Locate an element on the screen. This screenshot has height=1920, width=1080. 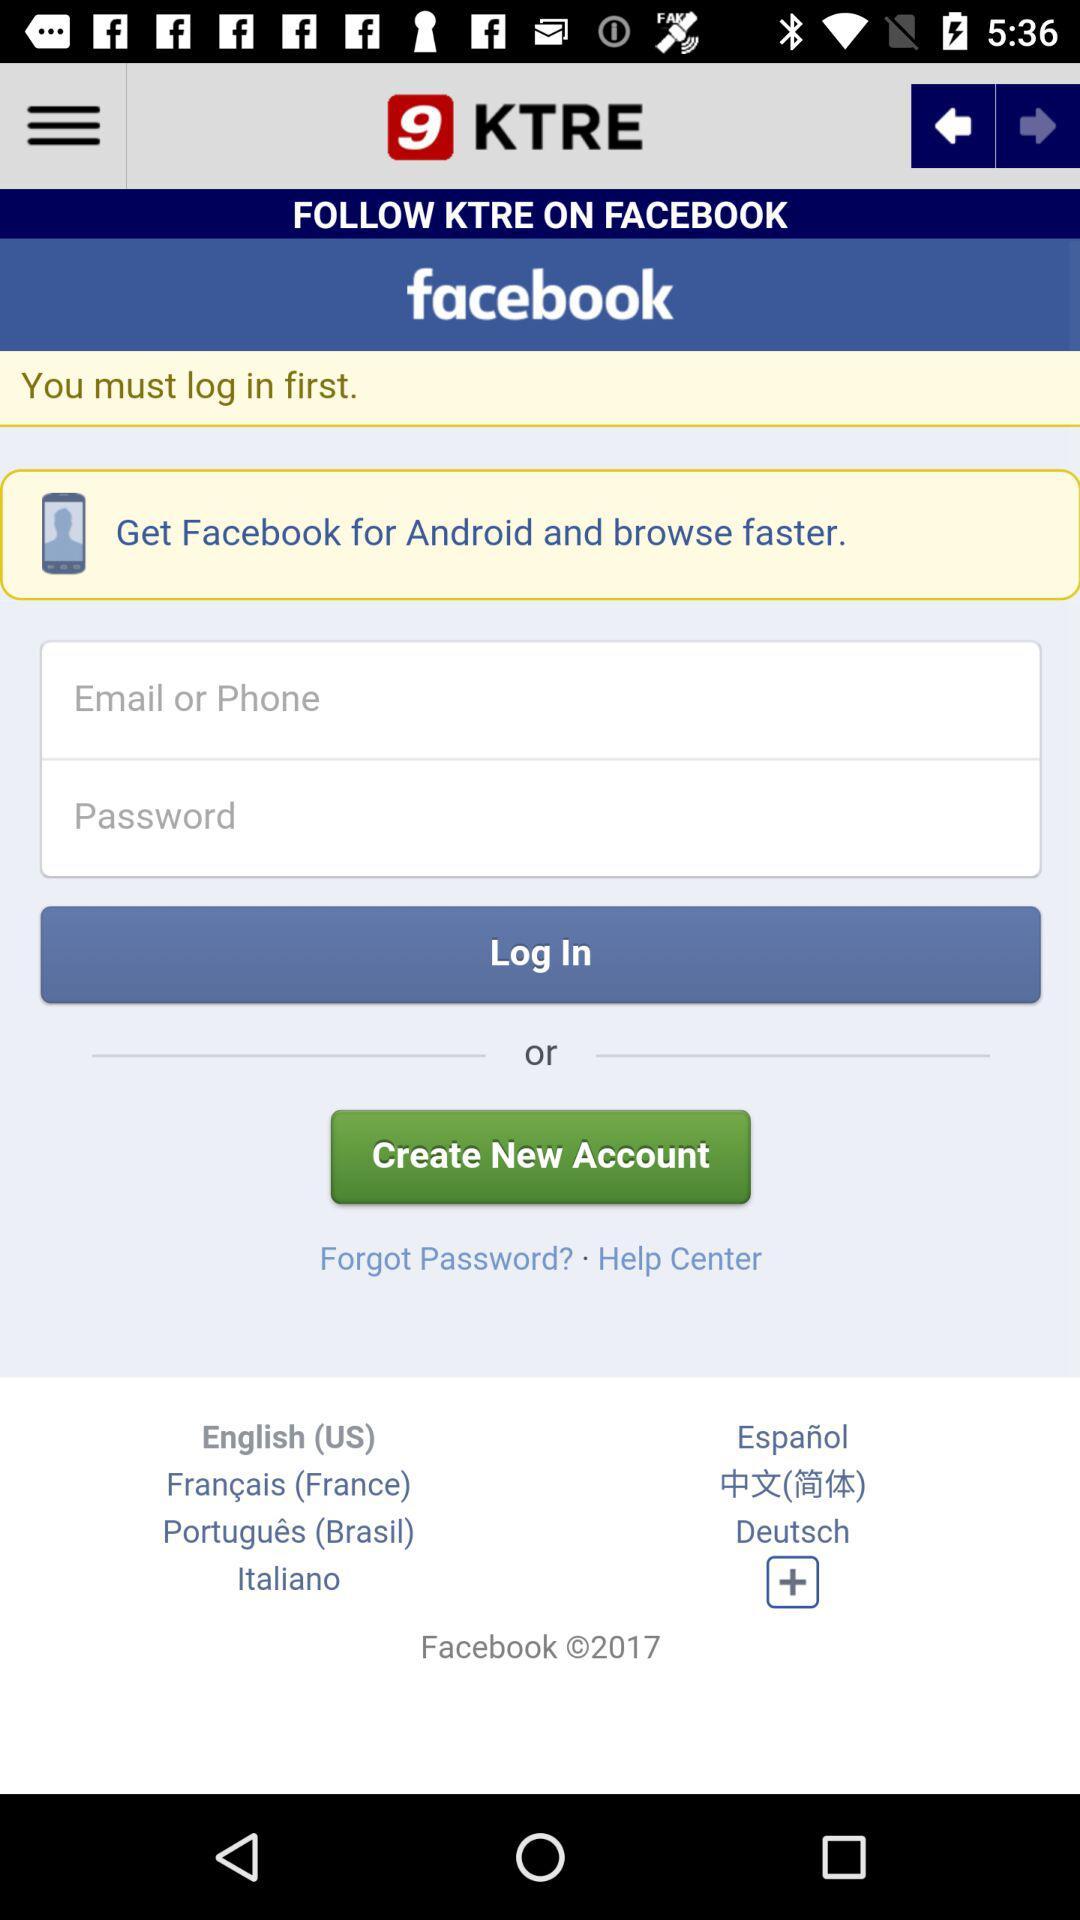
the date_range icon is located at coordinates (540, 124).